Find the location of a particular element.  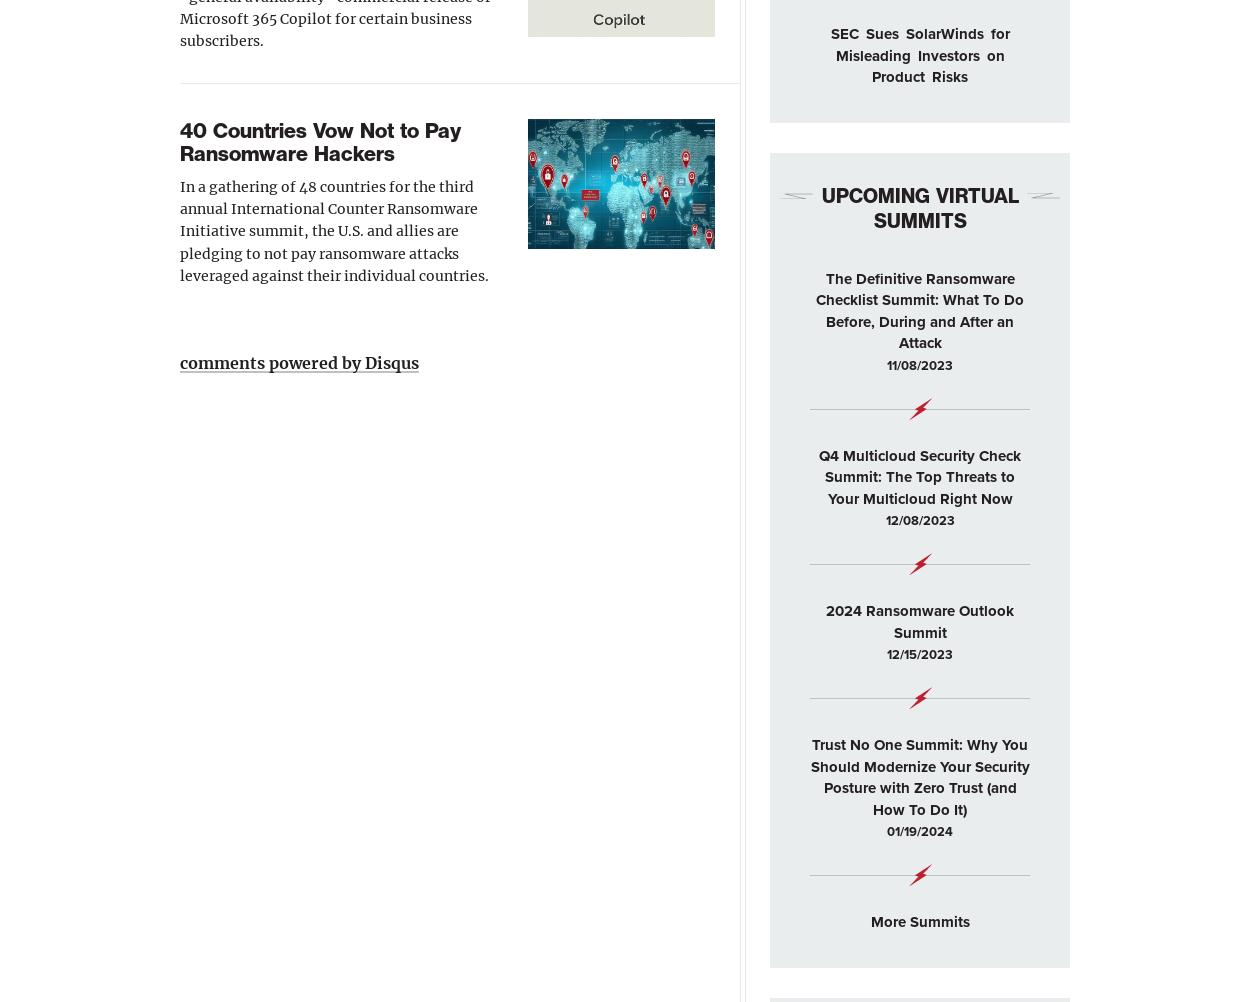

'comments powered by' is located at coordinates (272, 362).